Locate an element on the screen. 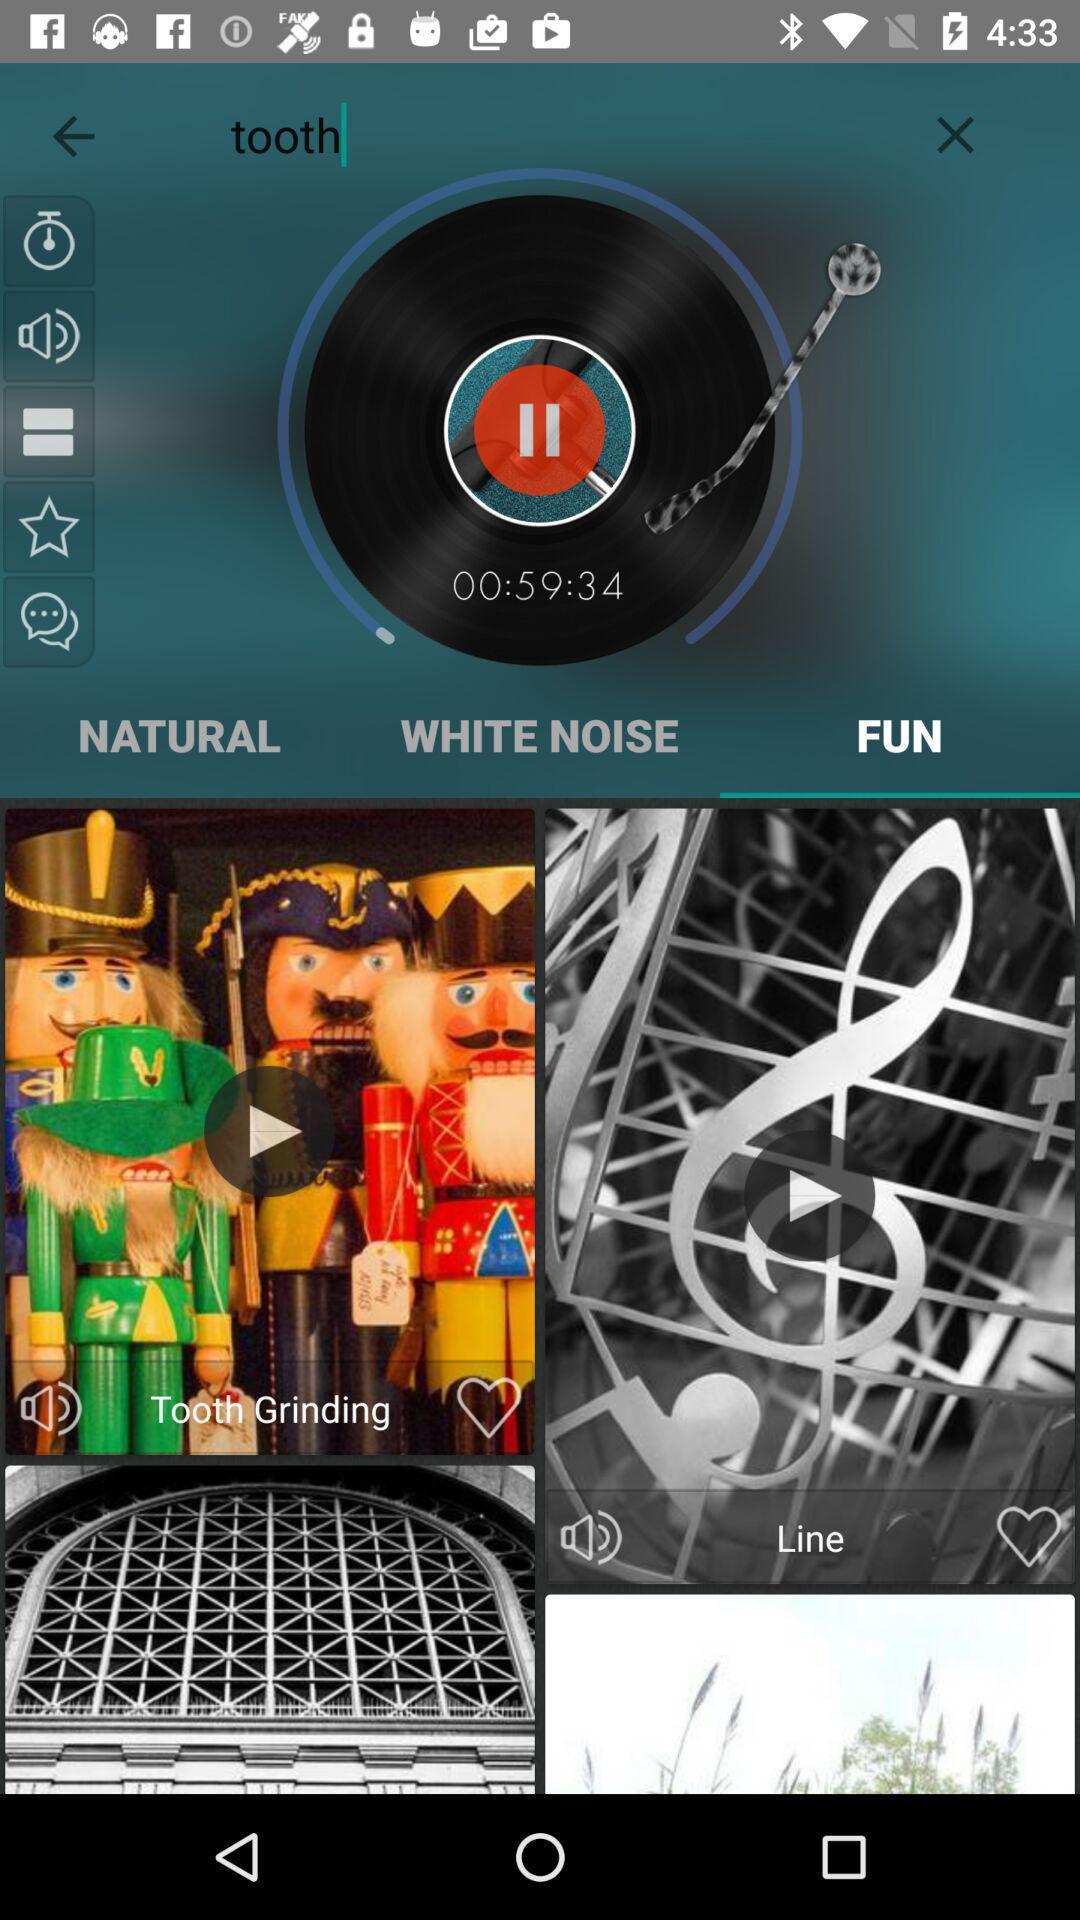 The image size is (1080, 1920). sound file is located at coordinates (48, 526).